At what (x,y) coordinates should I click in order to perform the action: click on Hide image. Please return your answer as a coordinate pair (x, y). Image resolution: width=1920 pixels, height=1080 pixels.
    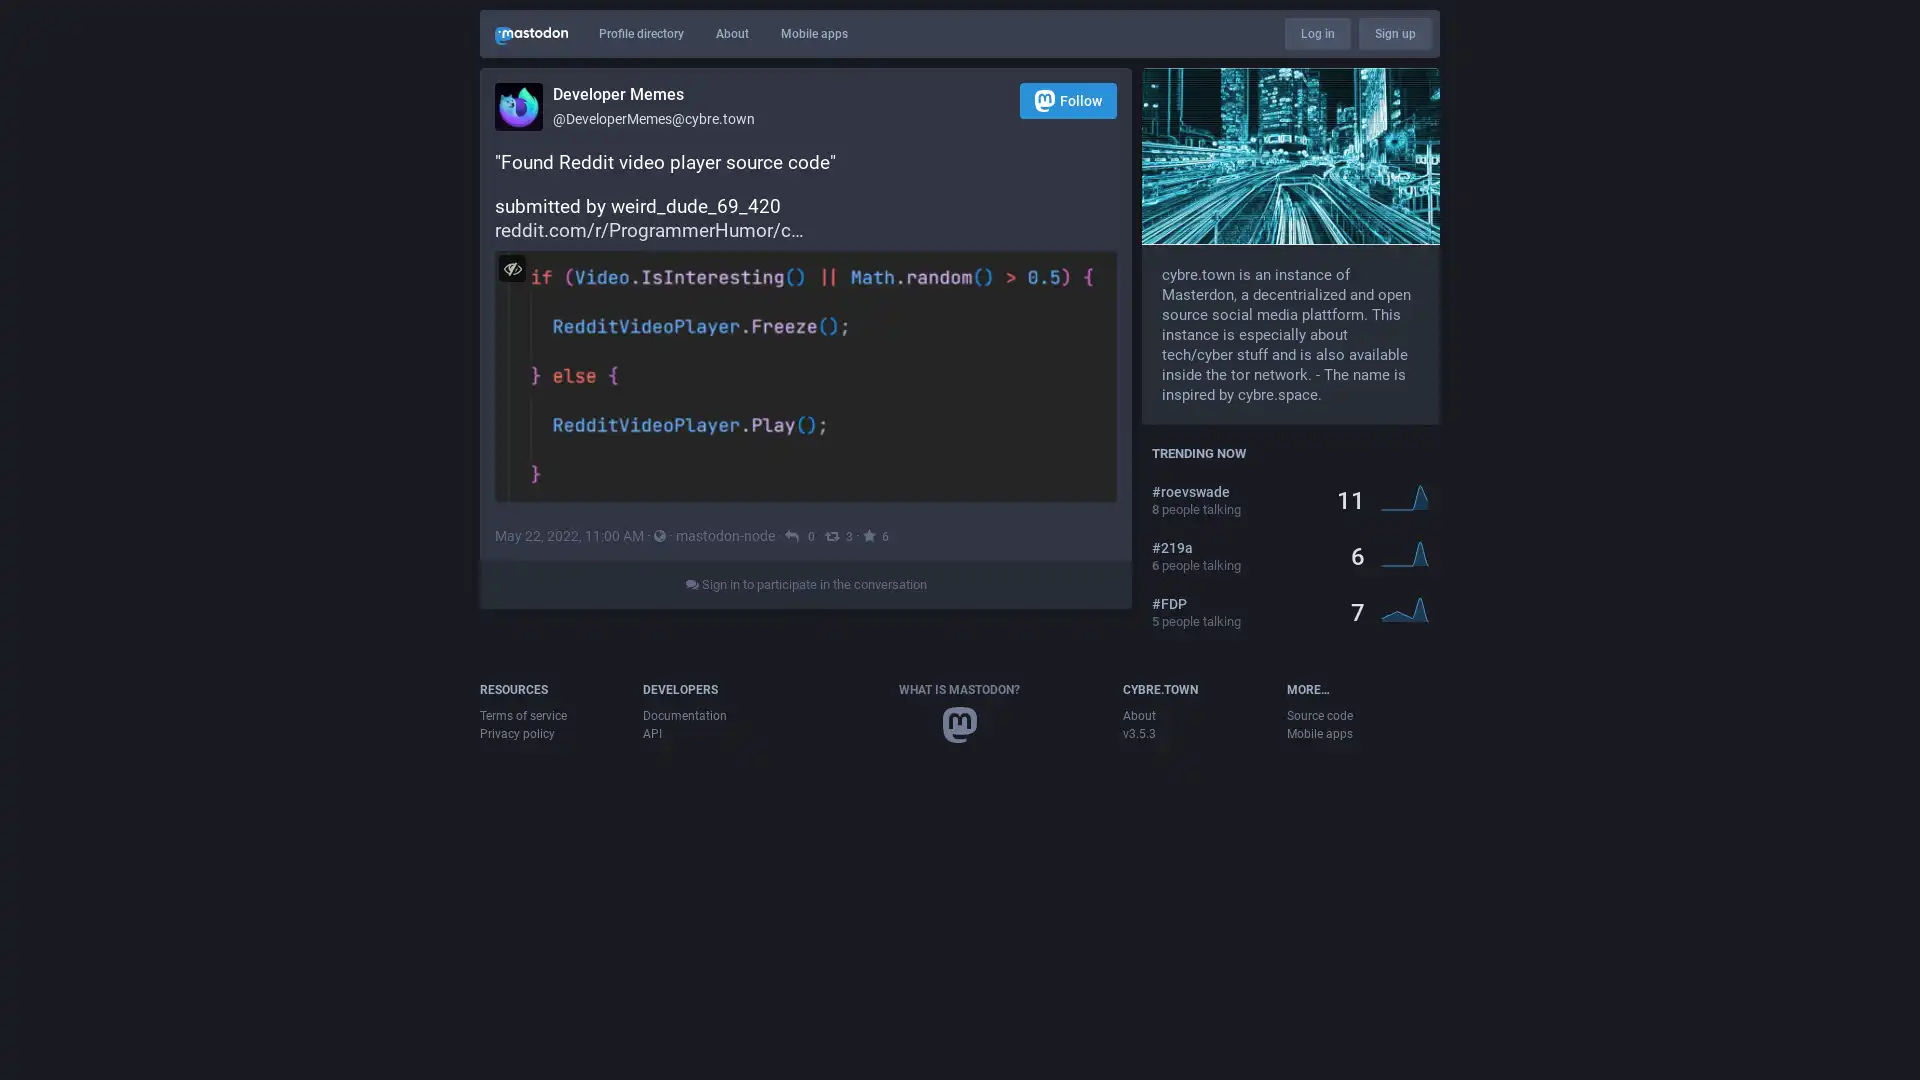
    Looking at the image, I should click on (512, 267).